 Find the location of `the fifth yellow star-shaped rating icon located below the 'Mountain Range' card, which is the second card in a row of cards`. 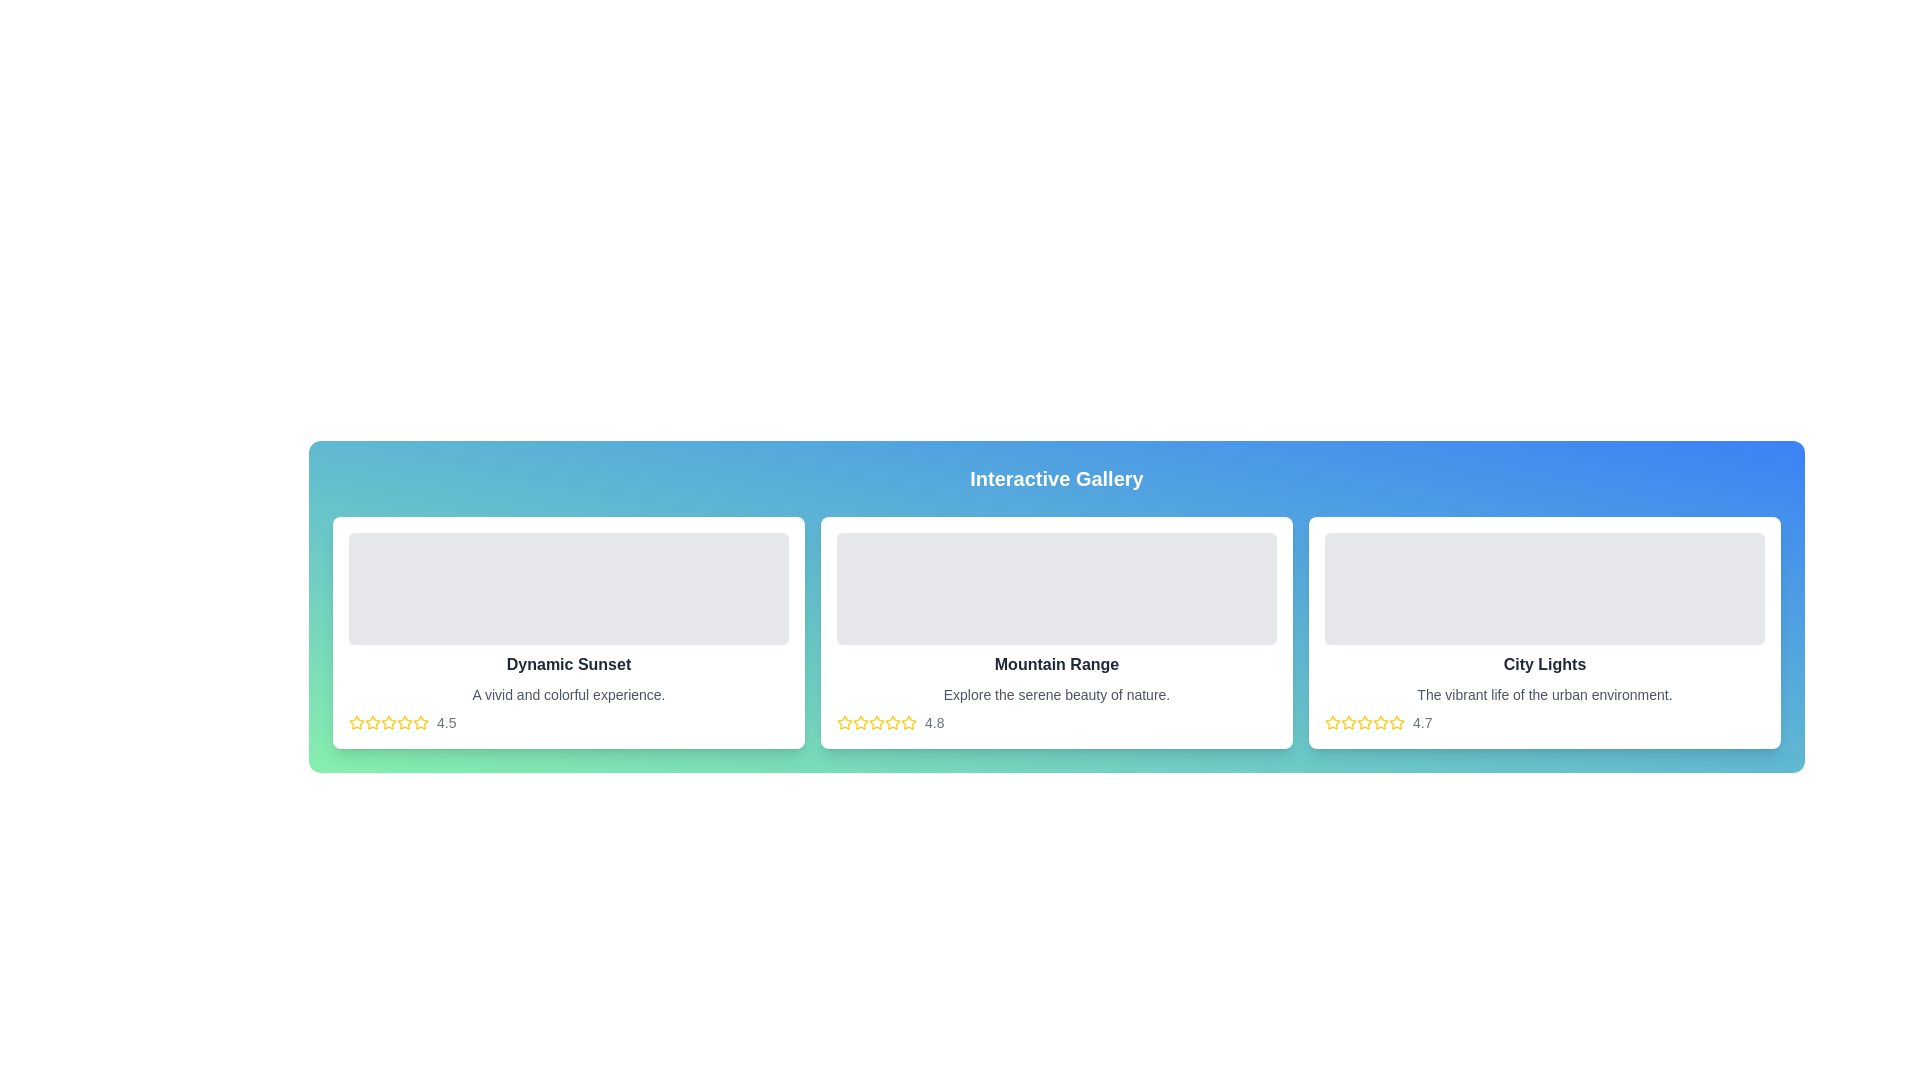

the fifth yellow star-shaped rating icon located below the 'Mountain Range' card, which is the second card in a row of cards is located at coordinates (877, 722).